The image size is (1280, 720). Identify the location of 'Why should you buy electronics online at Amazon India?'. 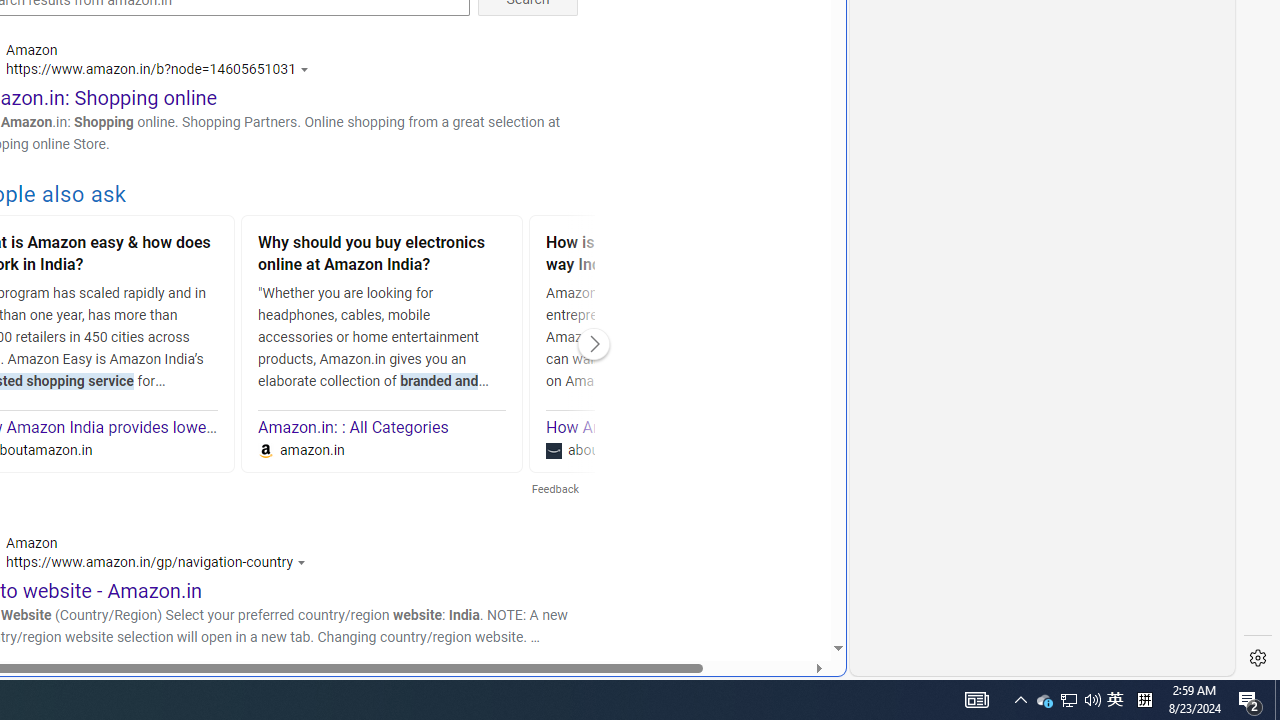
(382, 255).